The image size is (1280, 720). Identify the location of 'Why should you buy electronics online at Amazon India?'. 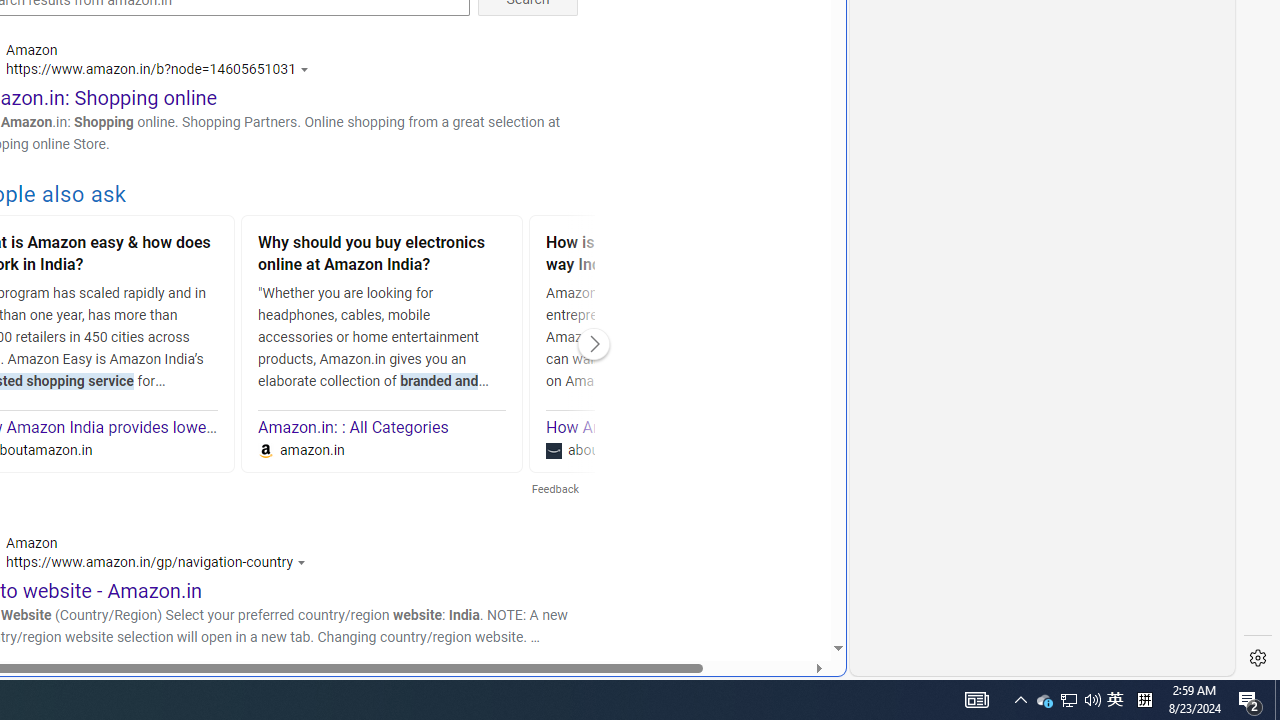
(382, 255).